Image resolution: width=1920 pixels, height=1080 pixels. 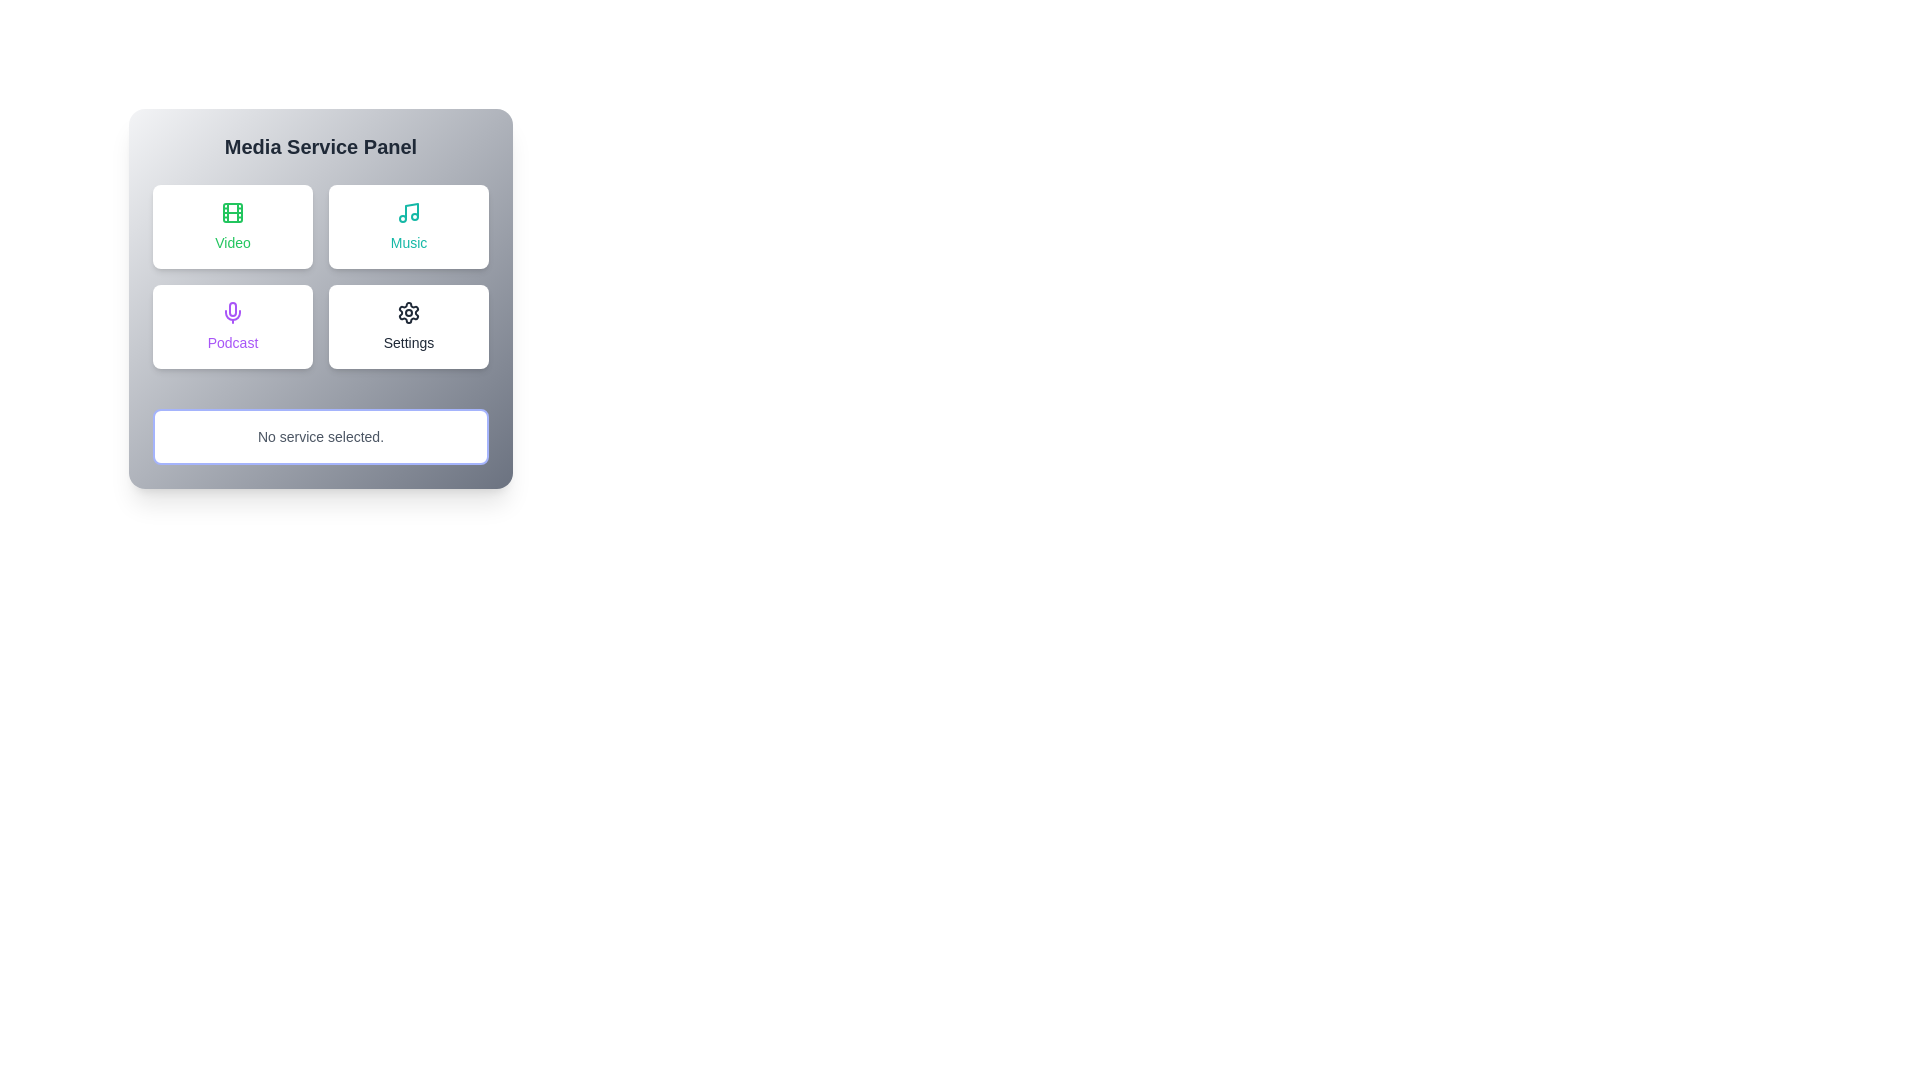 I want to click on the white rectangular button with rounded corners containing a teal music note icon and the text 'Music', located at the top-right corner of the 2x2 grid in the media service panel, so click(x=407, y=226).